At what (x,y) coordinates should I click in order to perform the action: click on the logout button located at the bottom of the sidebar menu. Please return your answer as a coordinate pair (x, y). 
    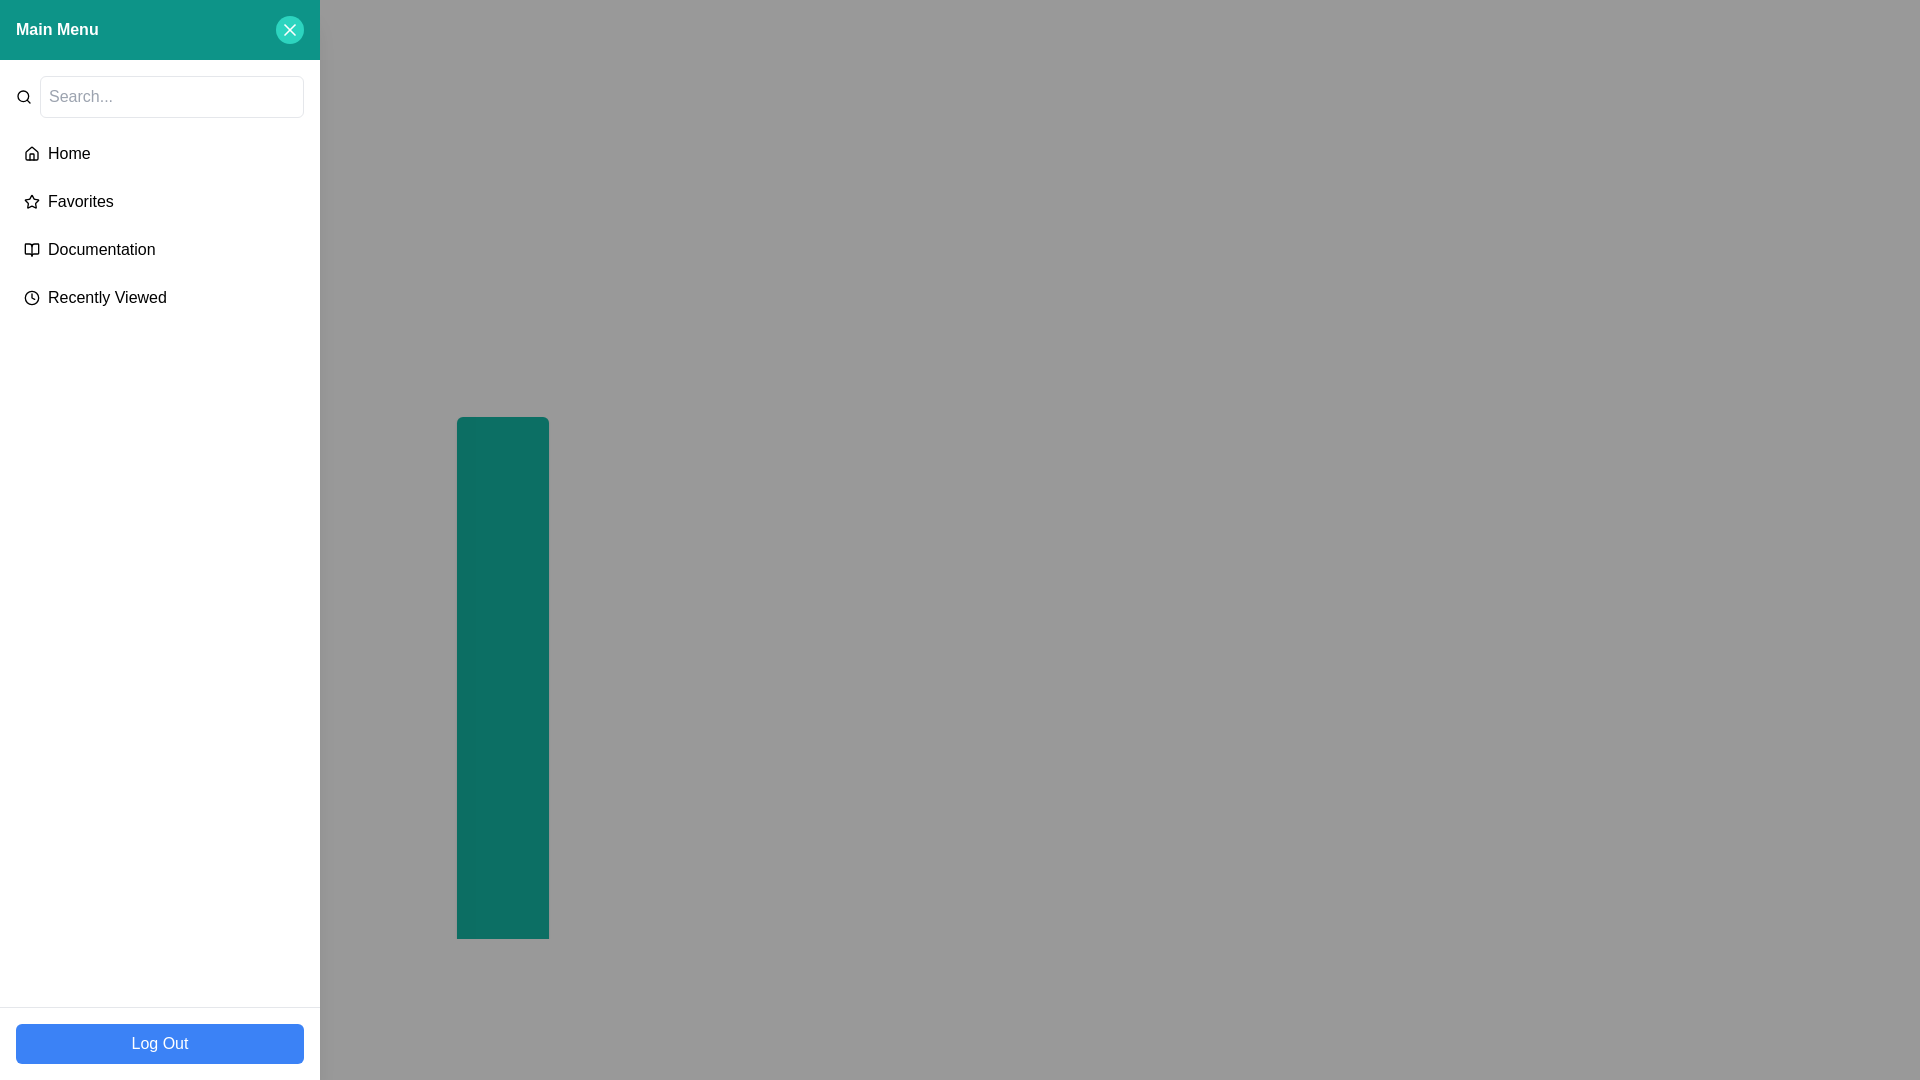
    Looking at the image, I should click on (158, 1043).